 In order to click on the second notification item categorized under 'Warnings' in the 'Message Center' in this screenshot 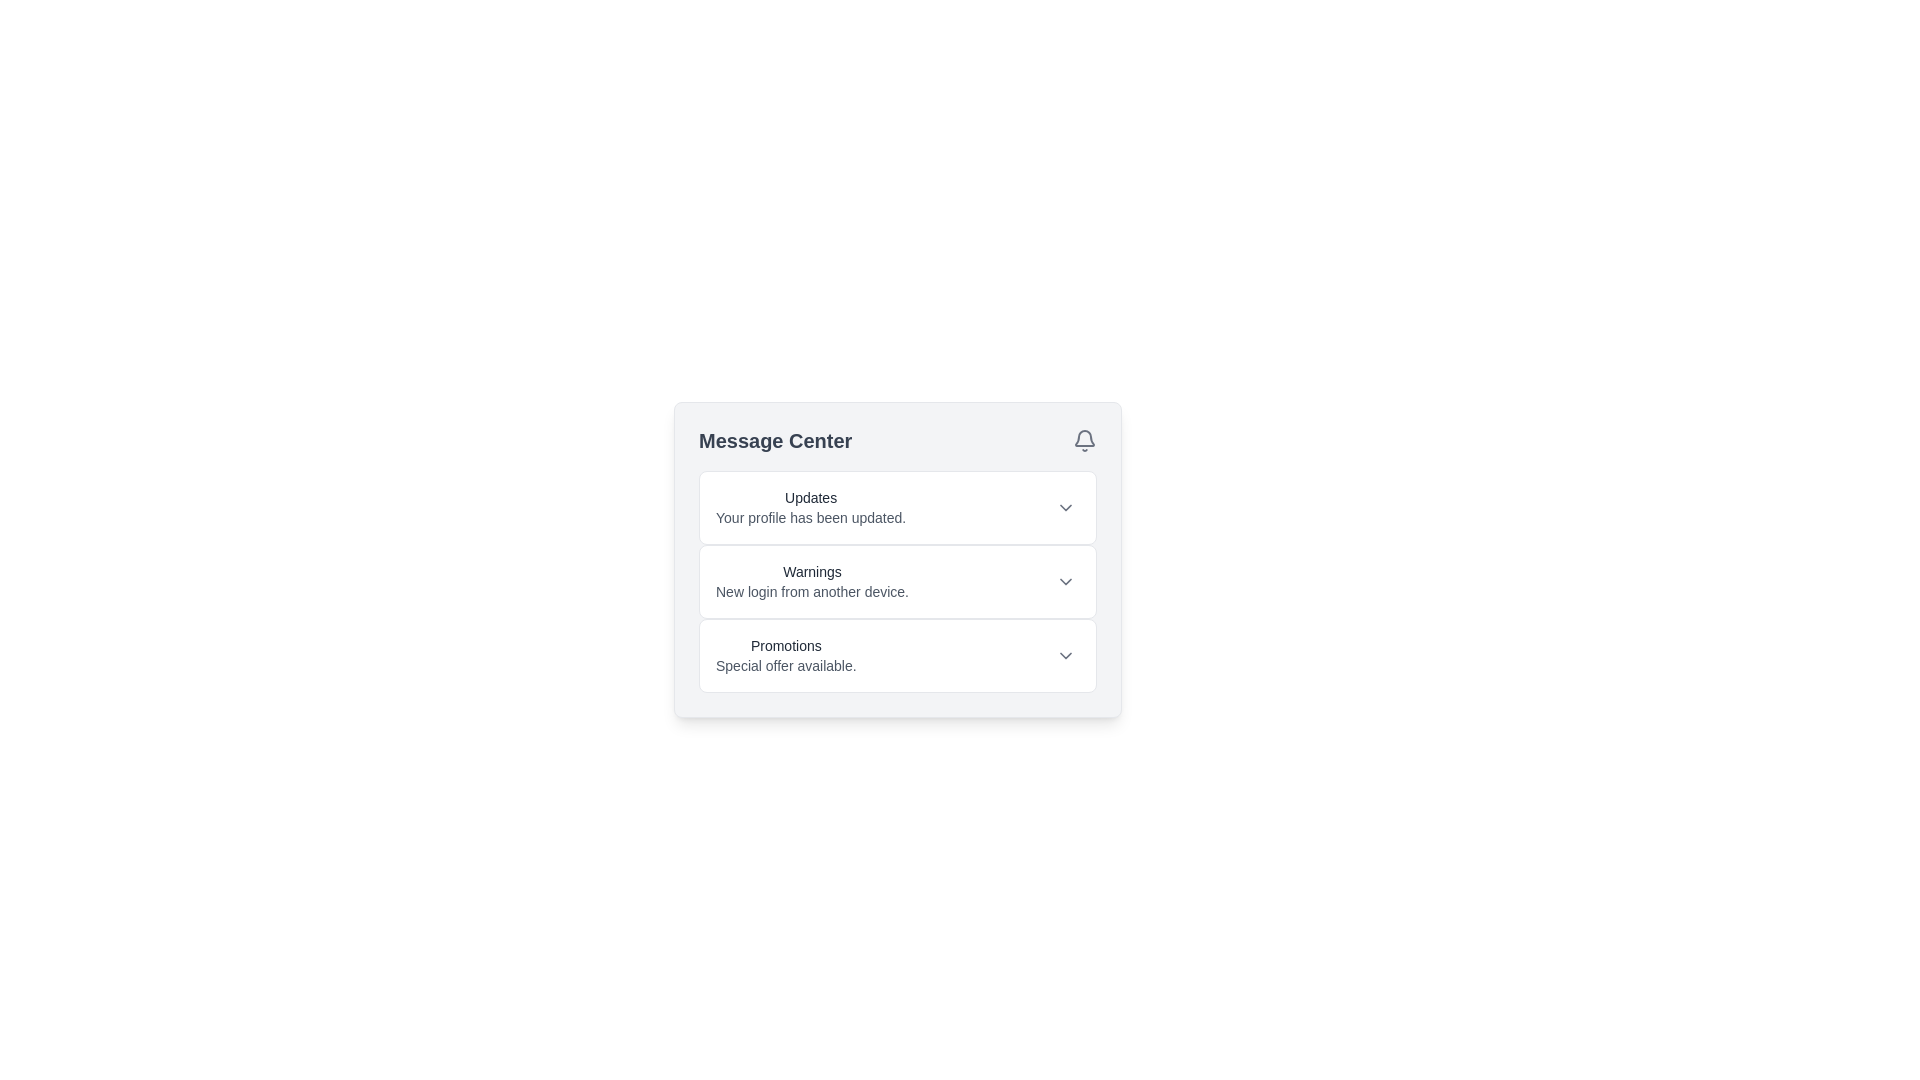, I will do `click(896, 582)`.